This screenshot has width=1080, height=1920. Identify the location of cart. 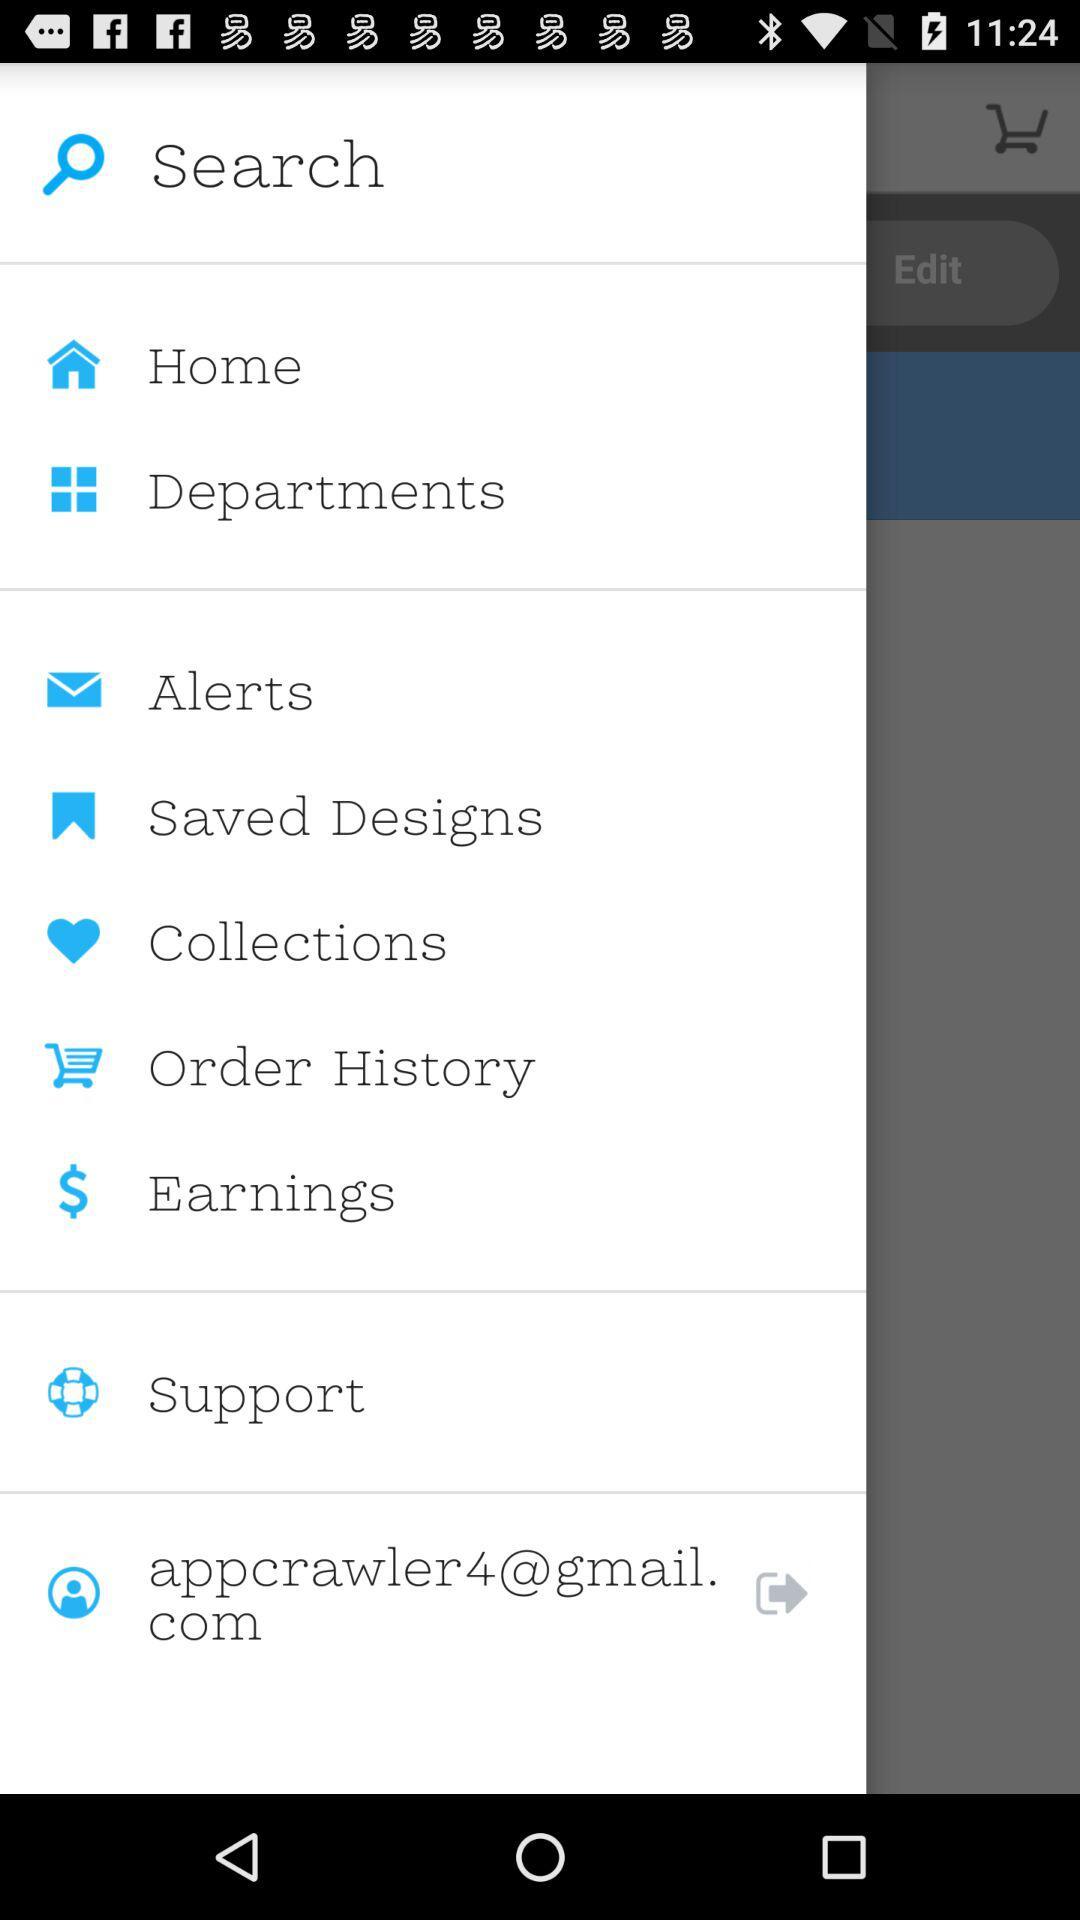
(1017, 127).